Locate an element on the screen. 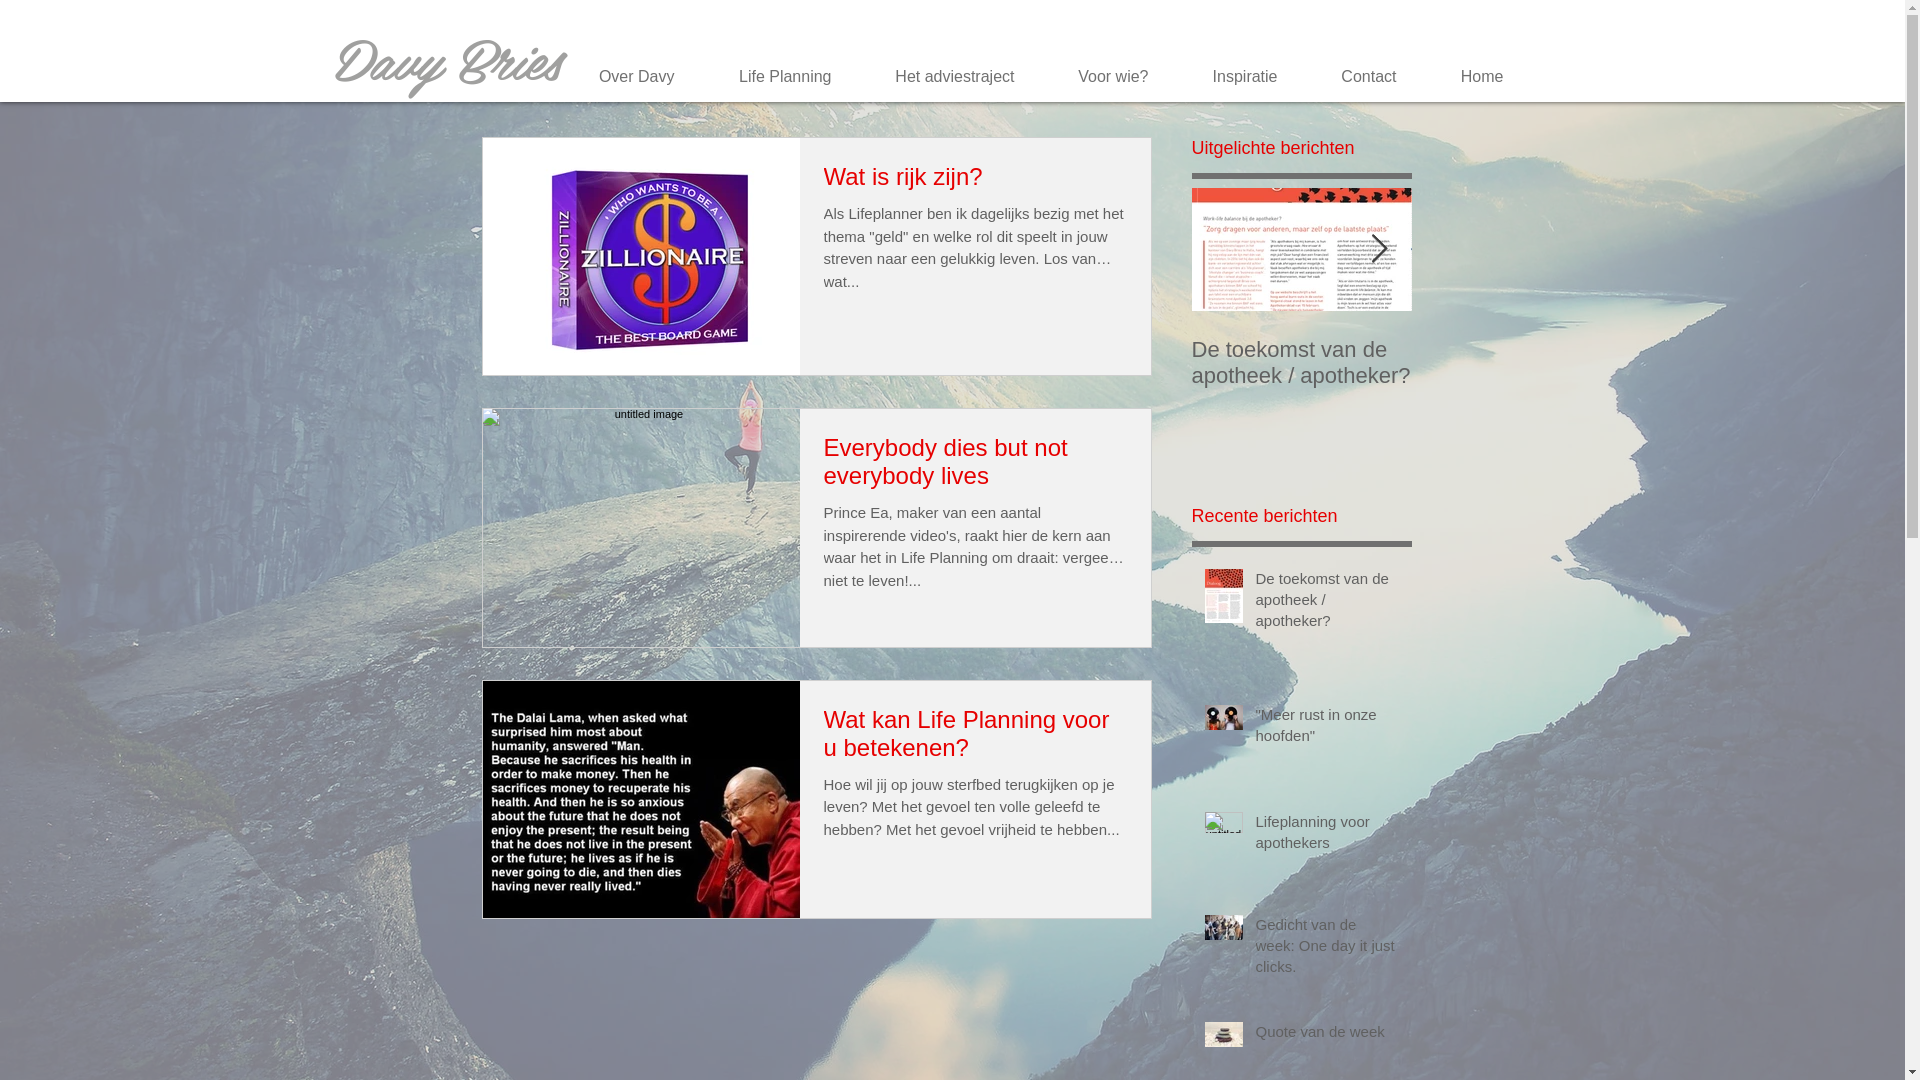  'Wat is Life Planning nu eigenlijk?' is located at coordinates (1741, 362).